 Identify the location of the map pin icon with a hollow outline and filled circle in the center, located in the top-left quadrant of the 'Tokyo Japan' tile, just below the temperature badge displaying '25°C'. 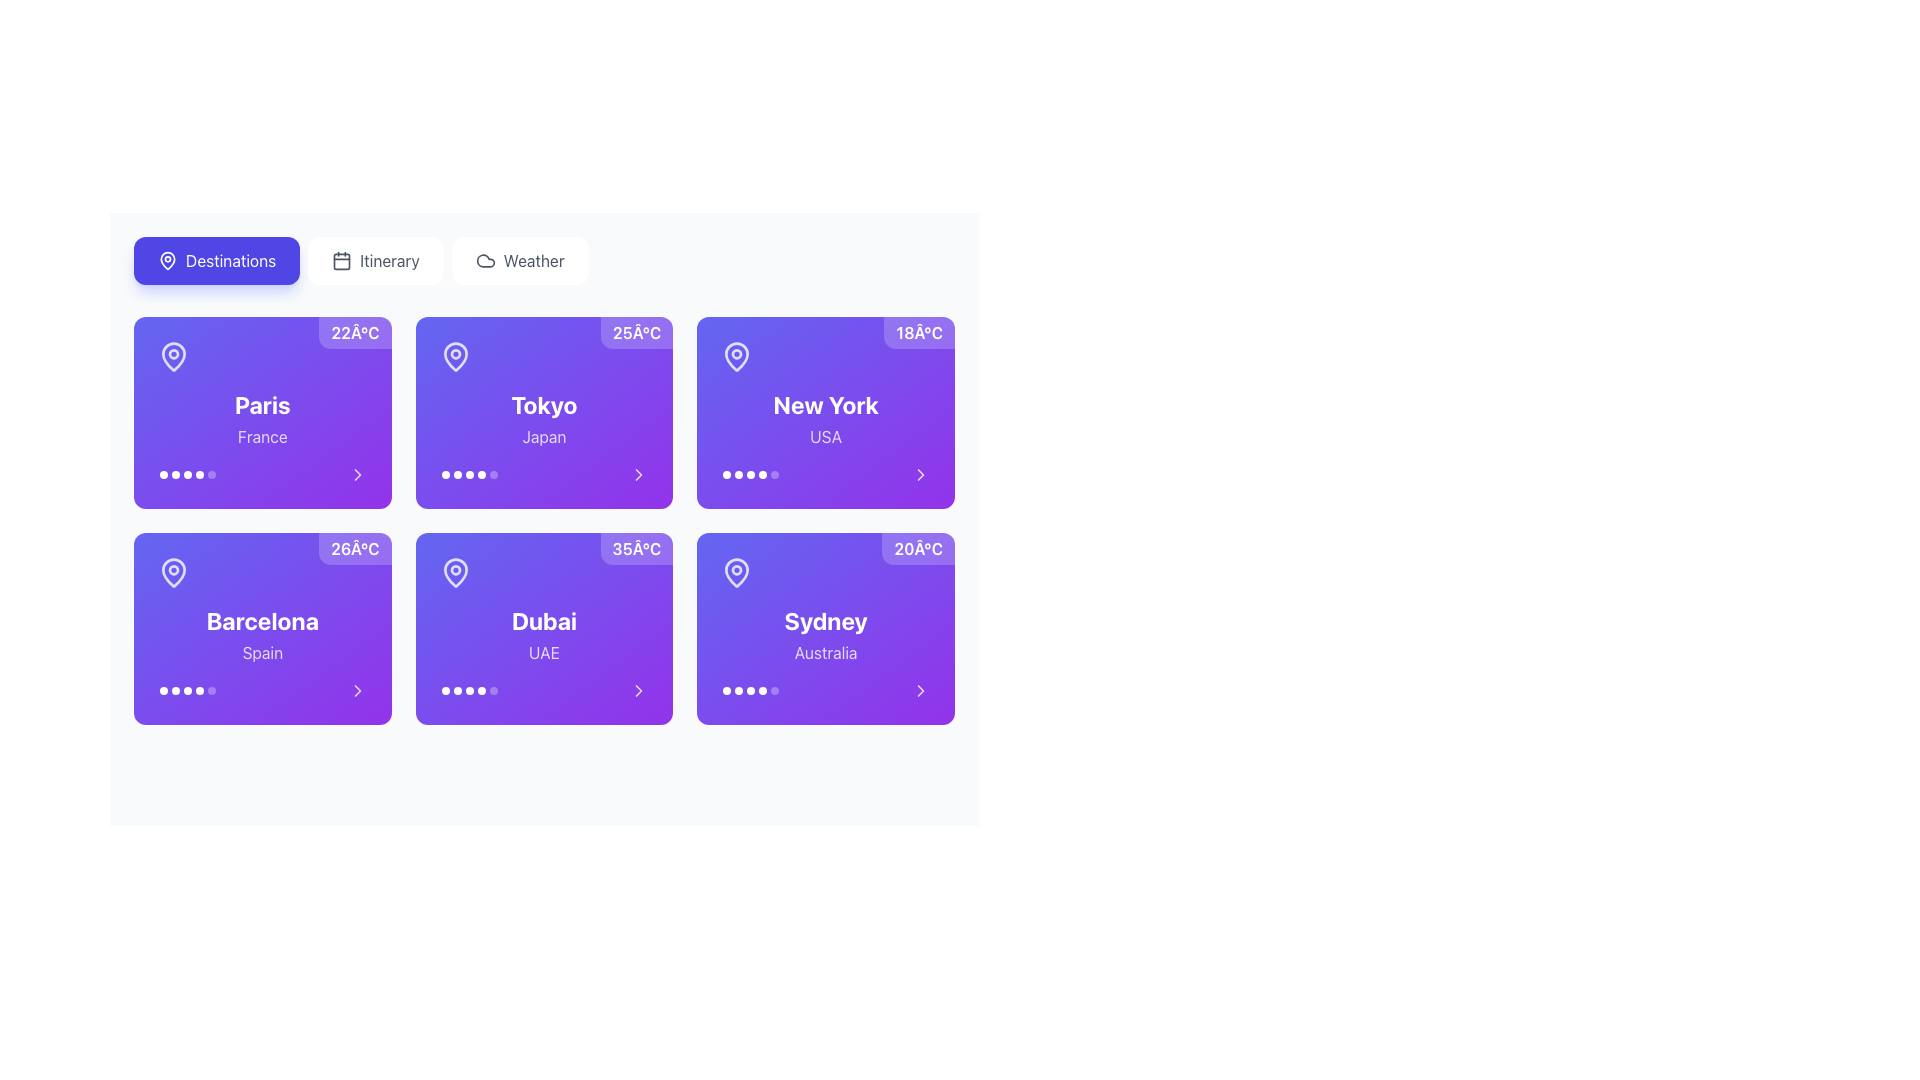
(454, 356).